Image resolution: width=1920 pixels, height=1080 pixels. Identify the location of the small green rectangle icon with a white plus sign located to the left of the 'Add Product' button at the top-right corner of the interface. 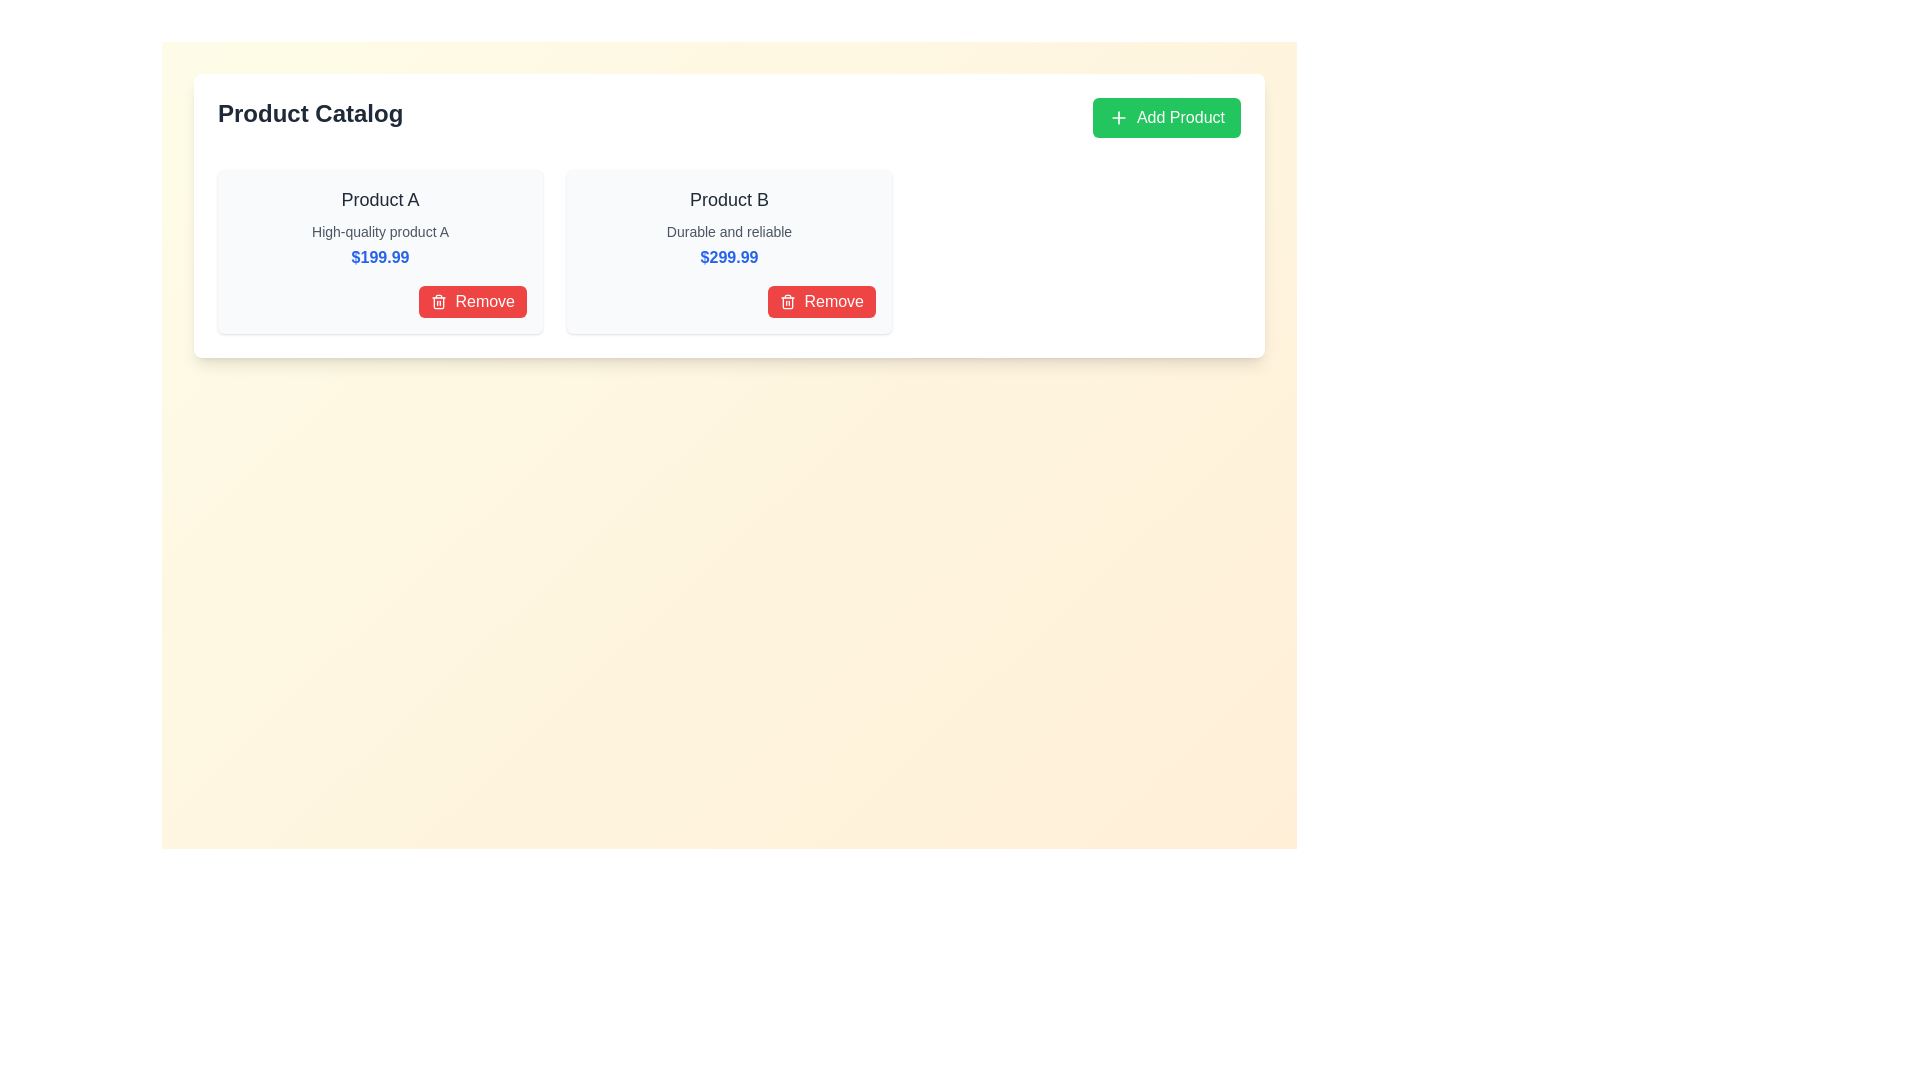
(1117, 118).